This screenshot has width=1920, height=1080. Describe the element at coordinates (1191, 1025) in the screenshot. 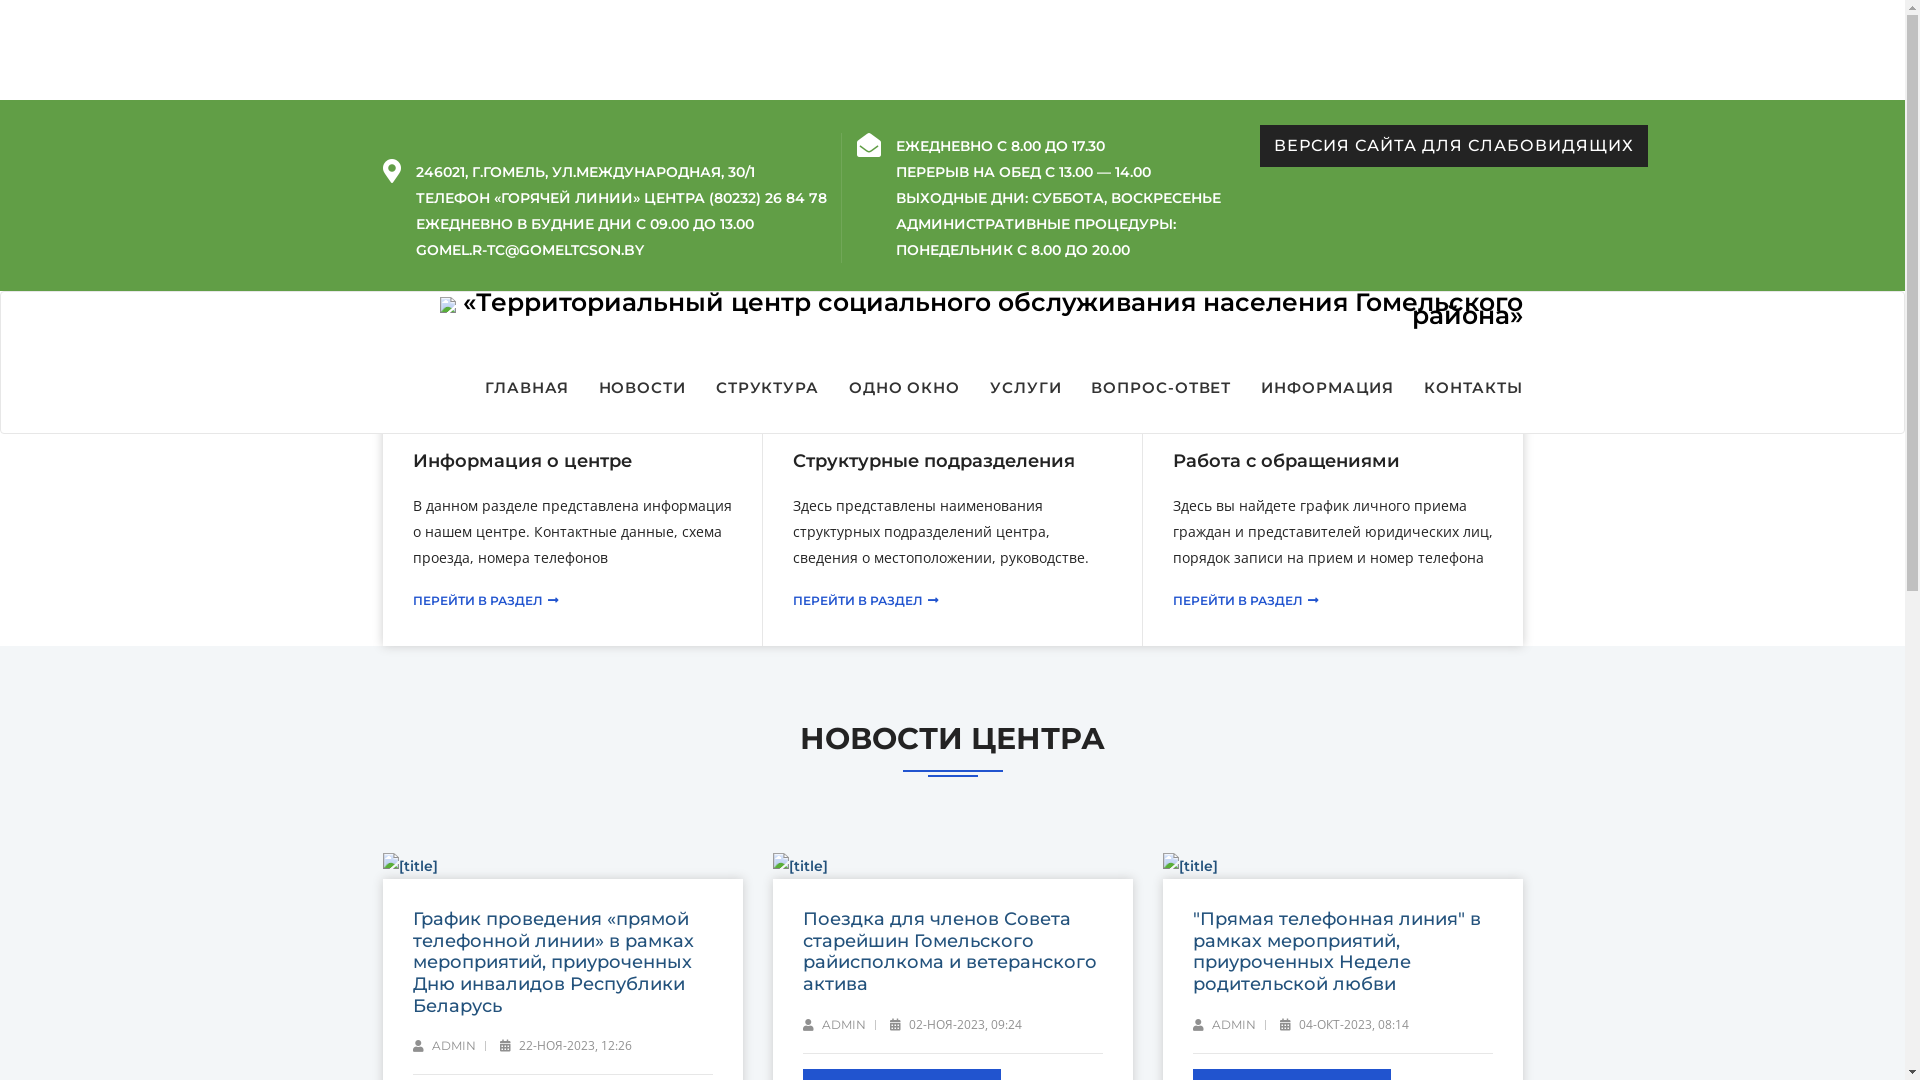

I see `'ADMIN'` at that location.